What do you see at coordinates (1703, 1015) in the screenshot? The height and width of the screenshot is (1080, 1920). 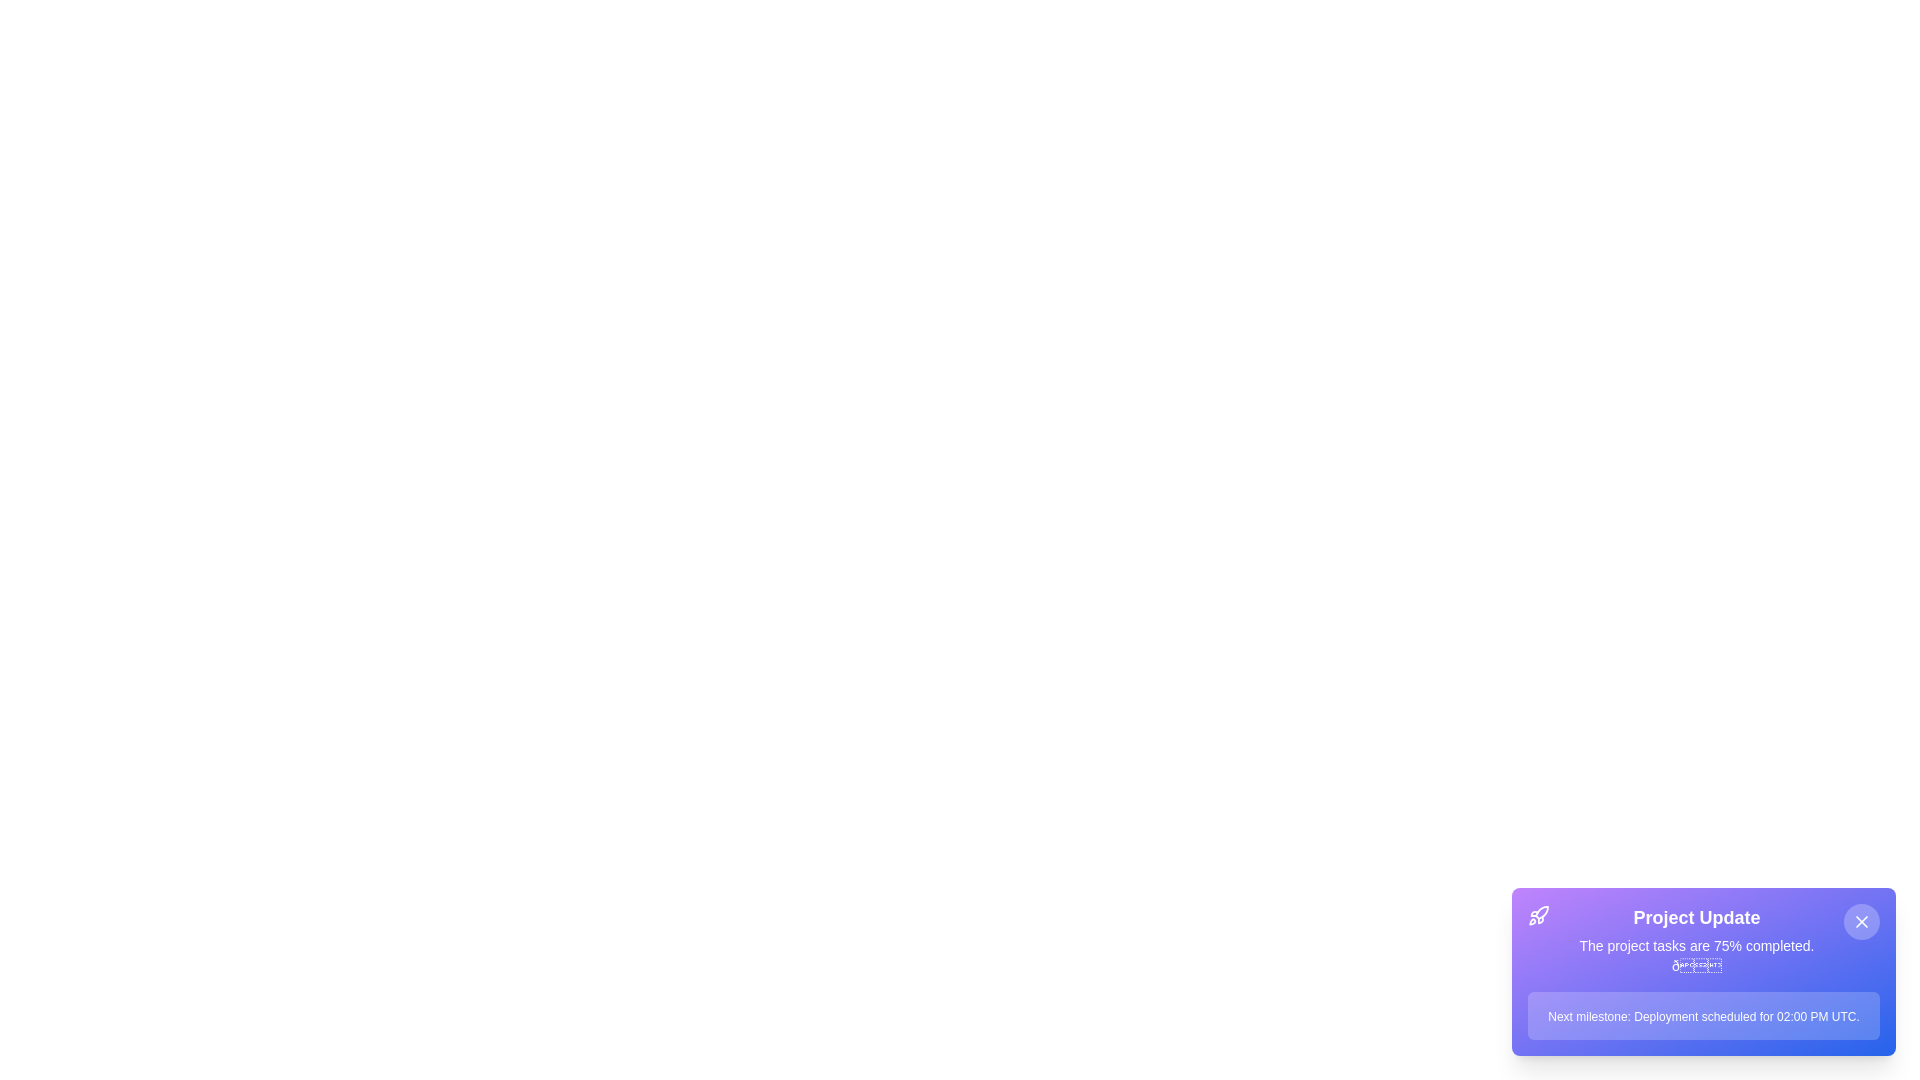 I see `the milestone details section to inspect the milestone details` at bounding box center [1703, 1015].